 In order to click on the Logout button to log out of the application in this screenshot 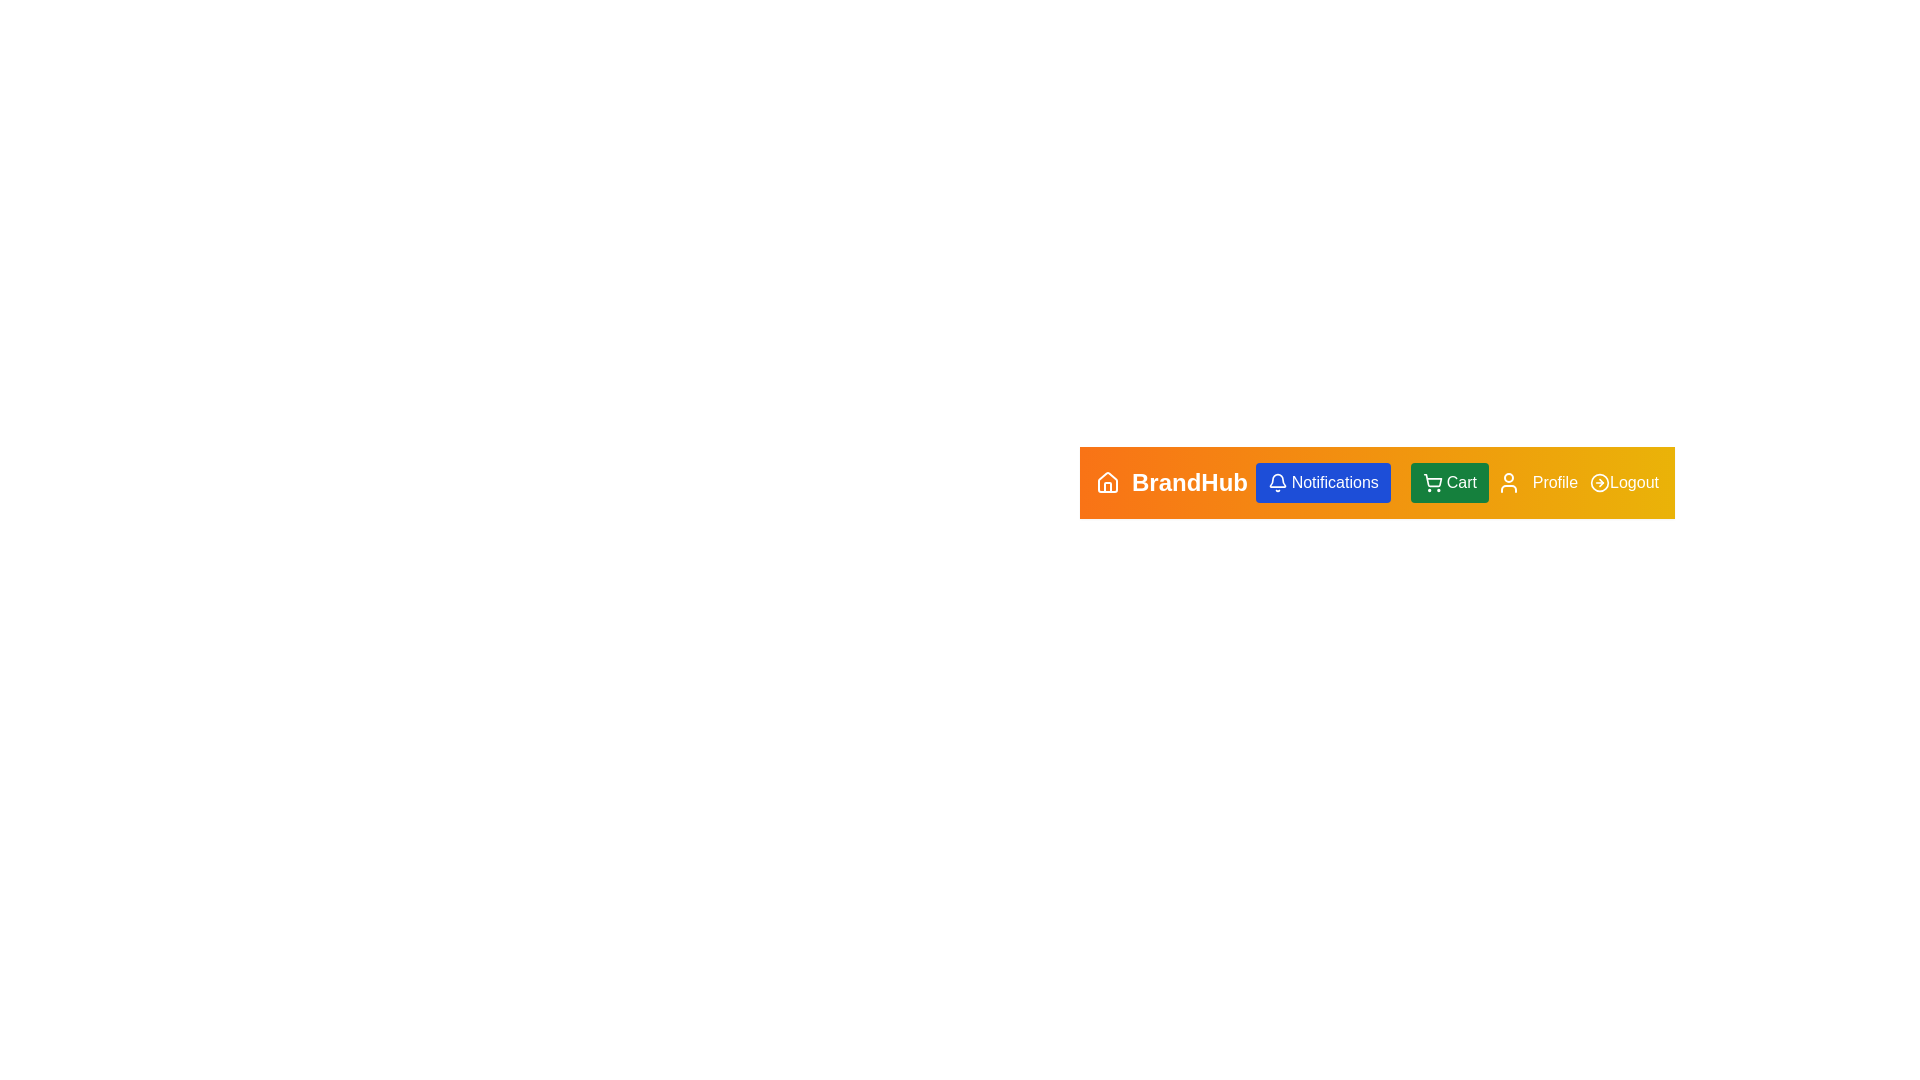, I will do `click(1624, 482)`.